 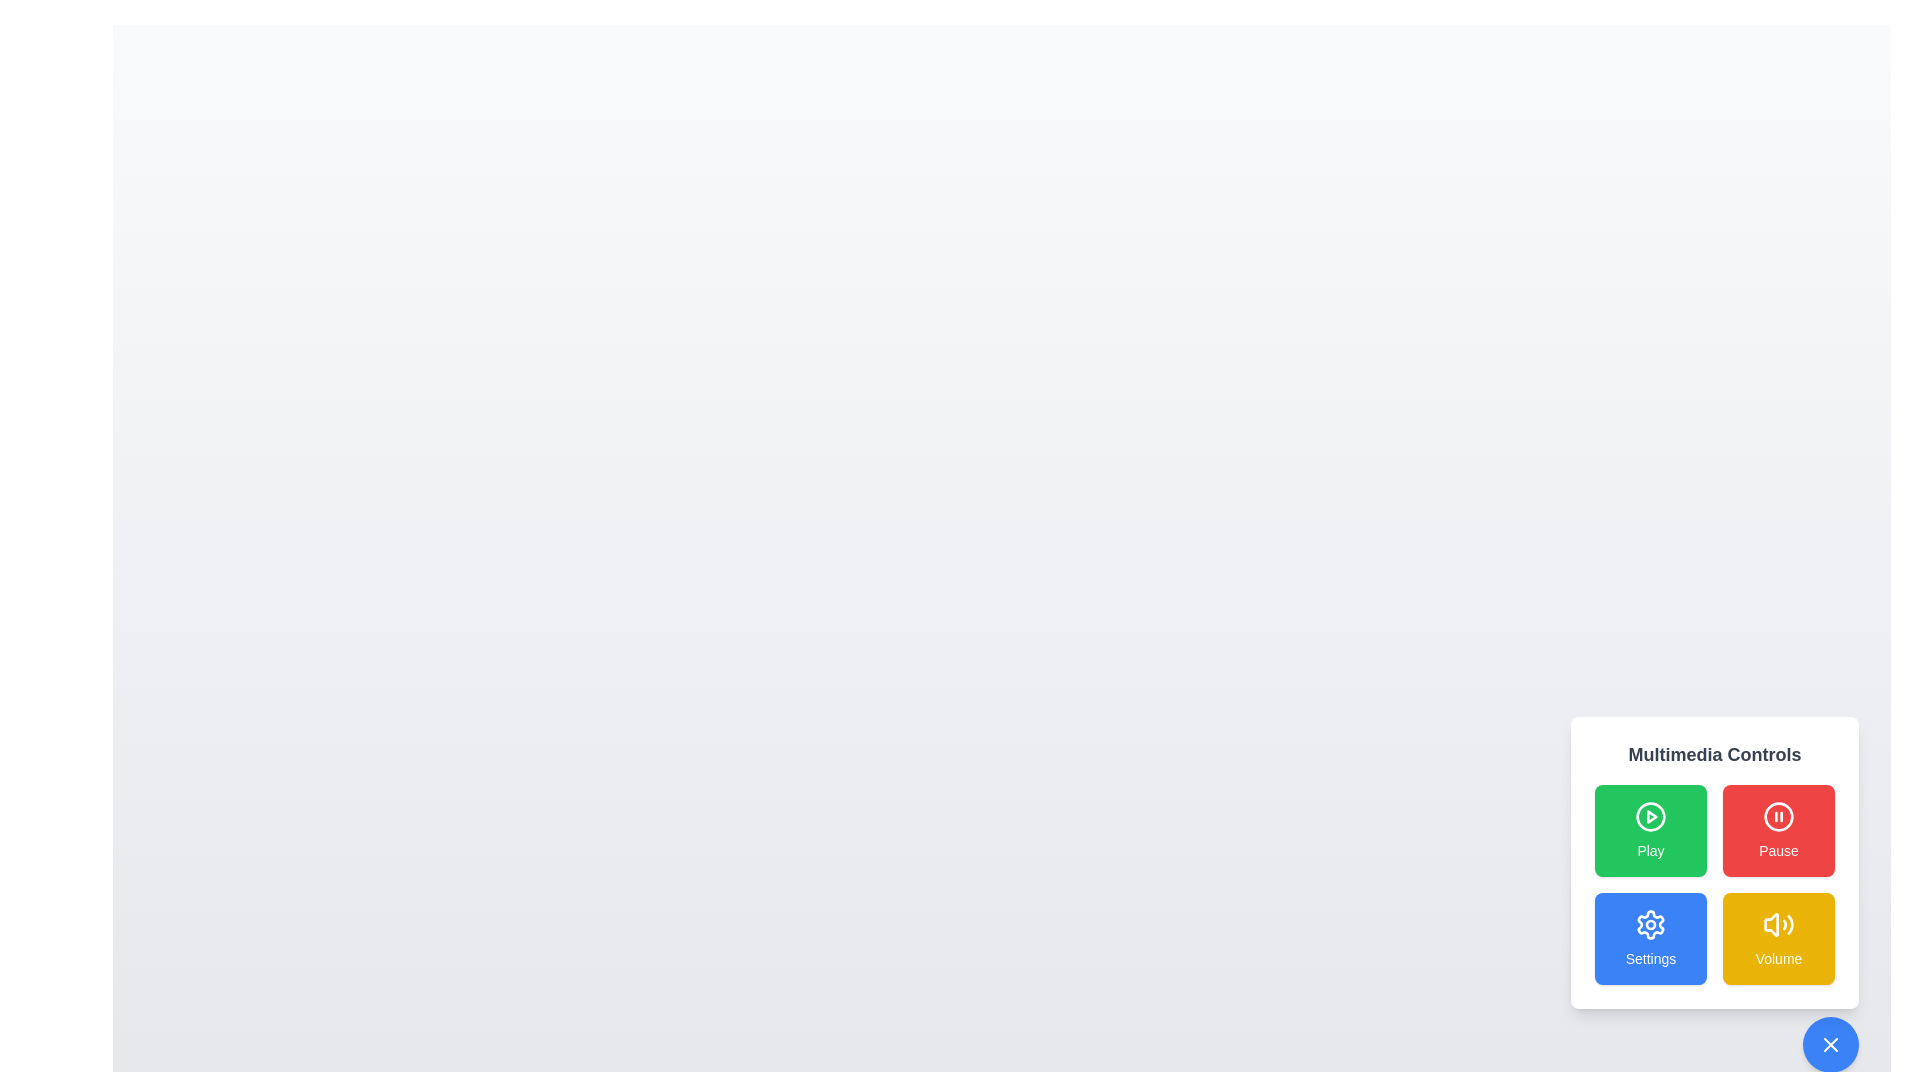 I want to click on the settings button located in the bottom-left quadrant of the multimedia control grid, so click(x=1651, y=925).